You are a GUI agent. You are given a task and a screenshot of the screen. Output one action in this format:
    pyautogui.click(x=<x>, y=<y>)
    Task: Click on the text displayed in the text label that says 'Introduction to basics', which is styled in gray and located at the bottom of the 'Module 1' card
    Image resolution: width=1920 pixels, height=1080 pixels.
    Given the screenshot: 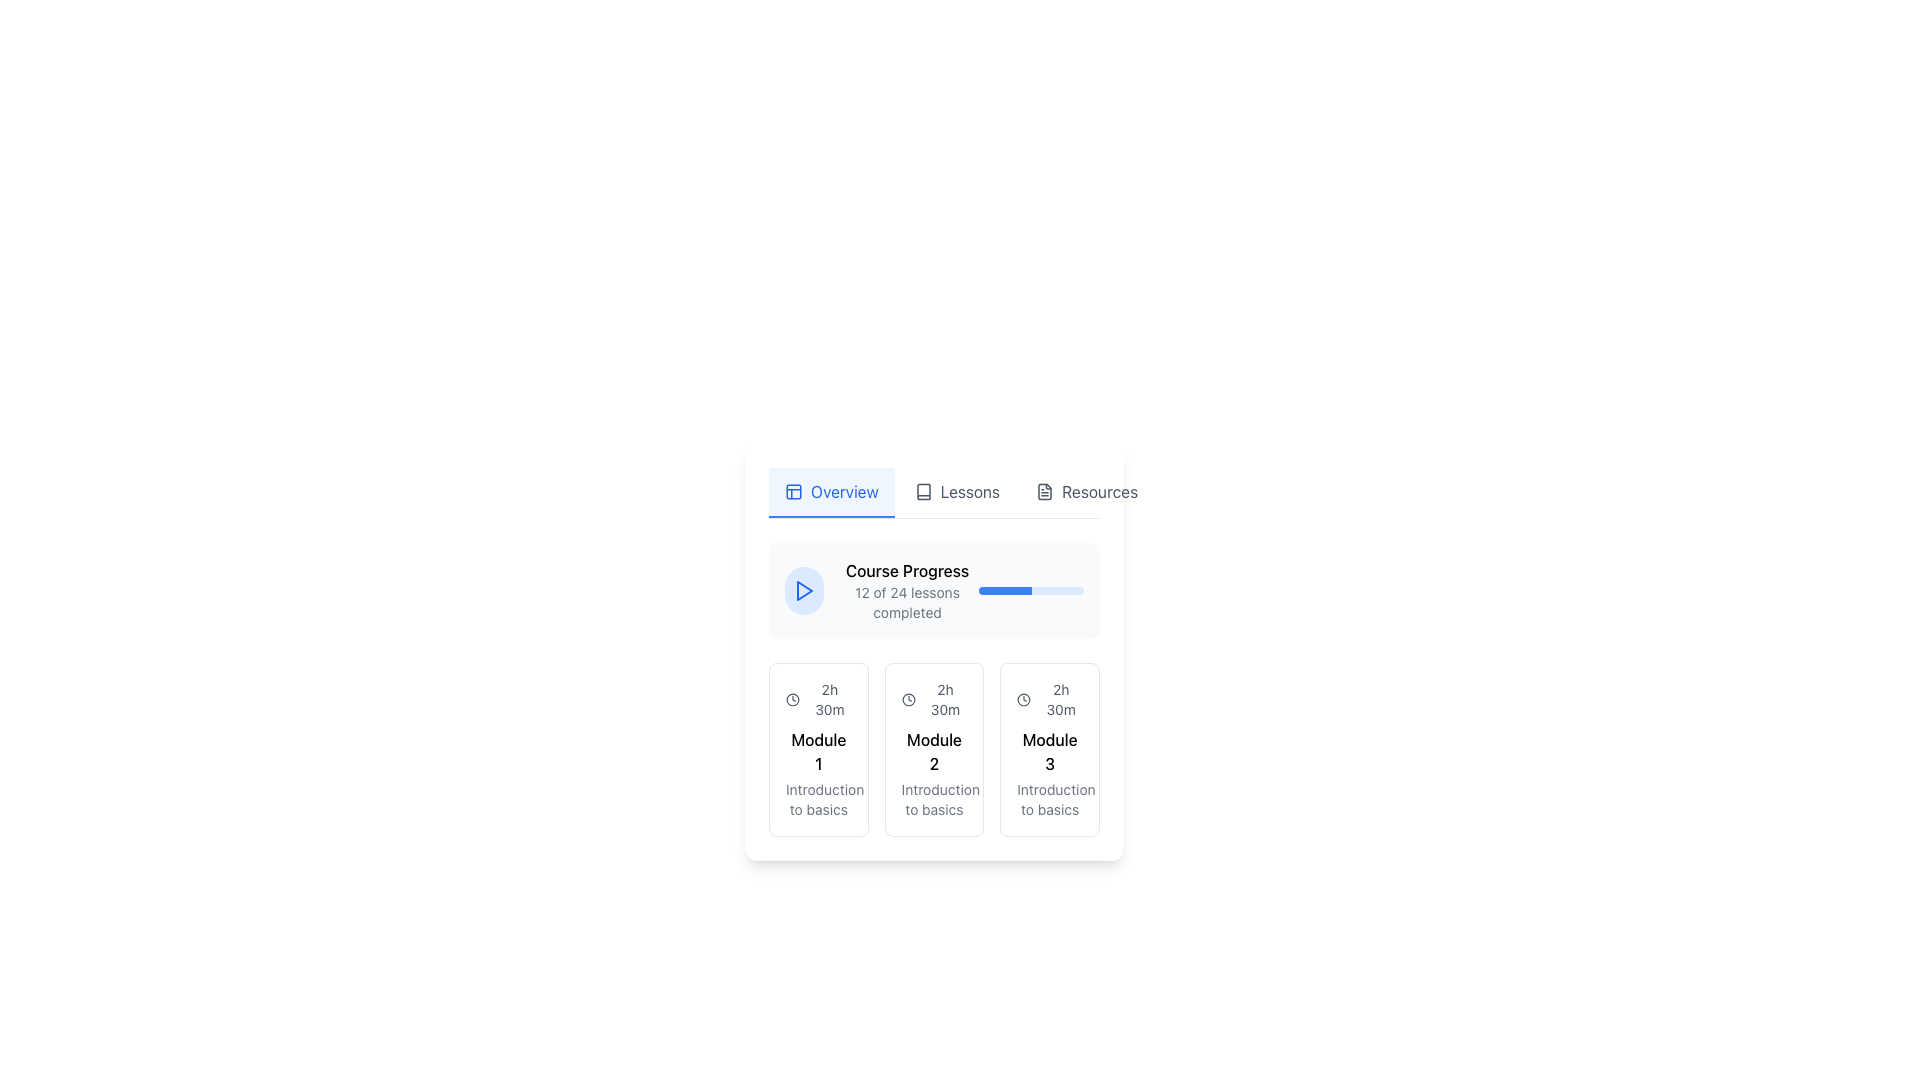 What is the action you would take?
    pyautogui.click(x=818, y=798)
    